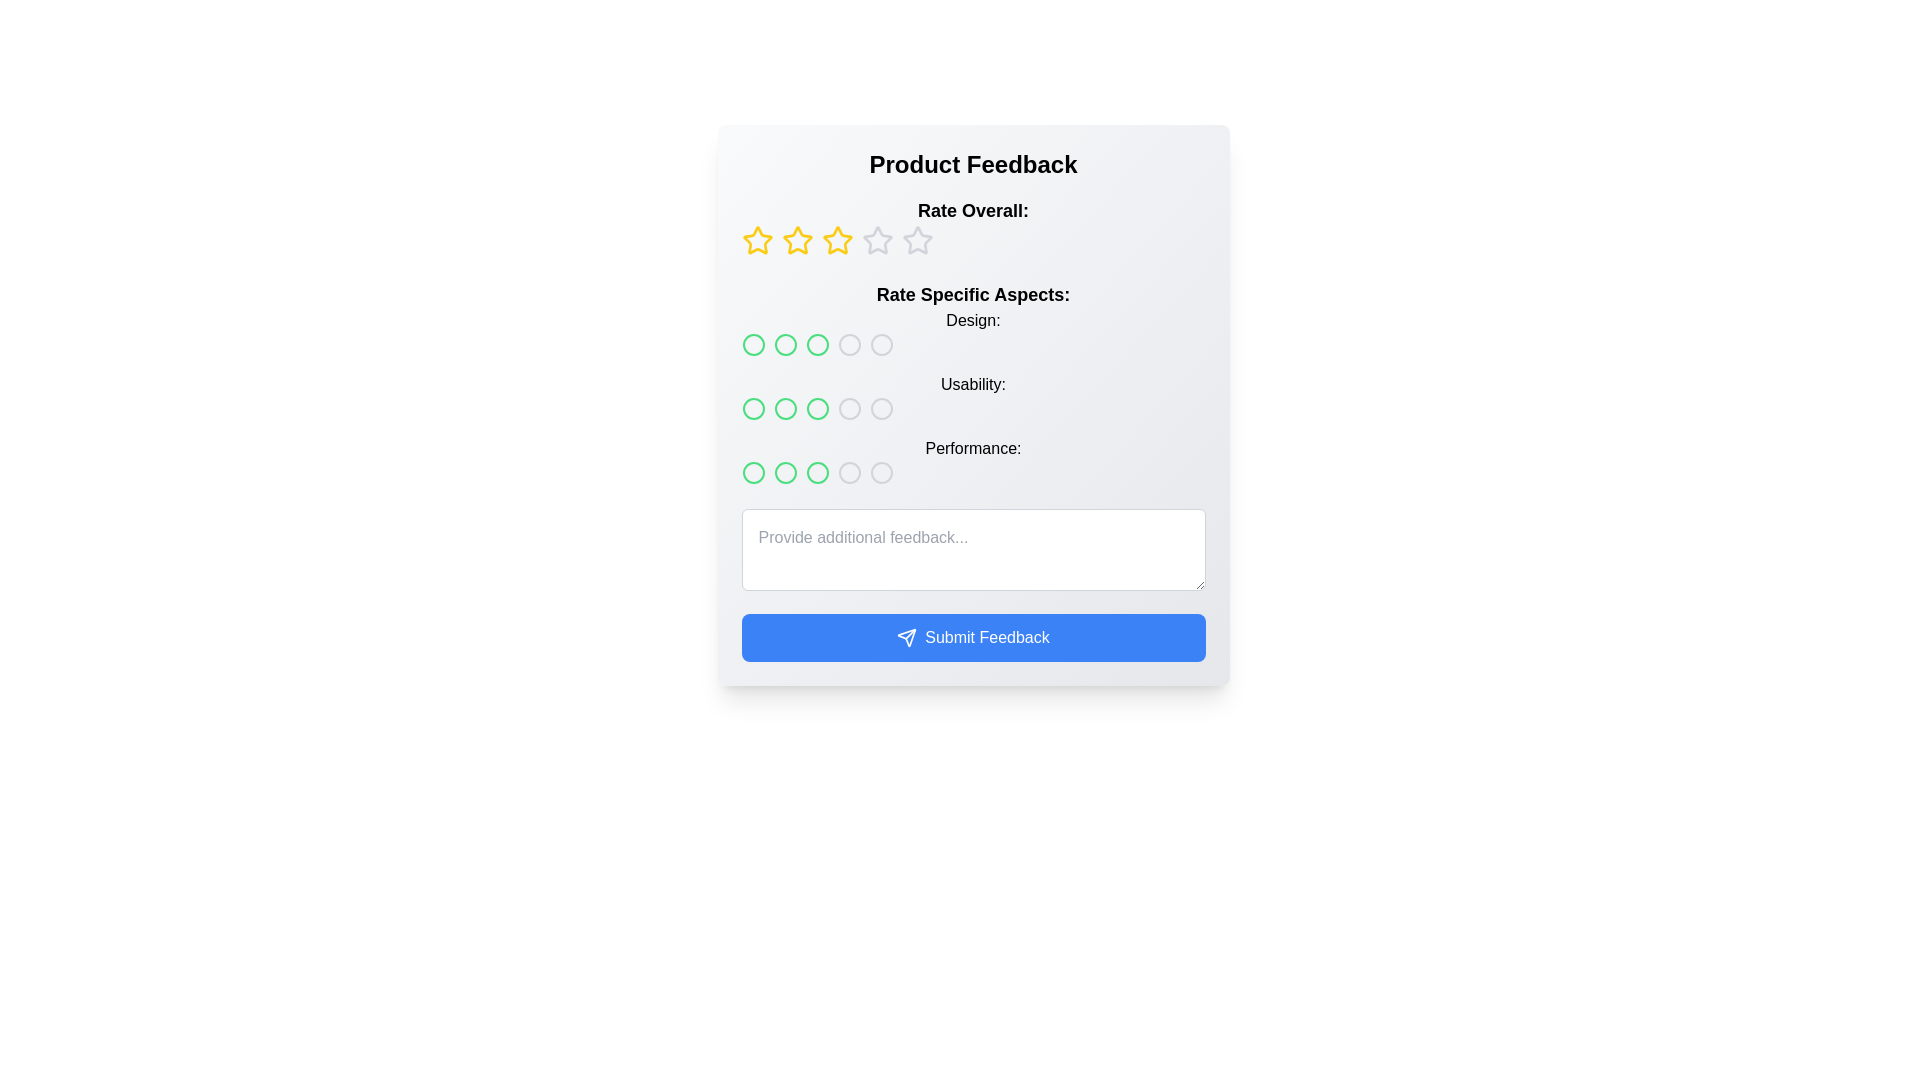 Image resolution: width=1920 pixels, height=1080 pixels. Describe the element at coordinates (756, 239) in the screenshot. I see `the first star rating button` at that location.